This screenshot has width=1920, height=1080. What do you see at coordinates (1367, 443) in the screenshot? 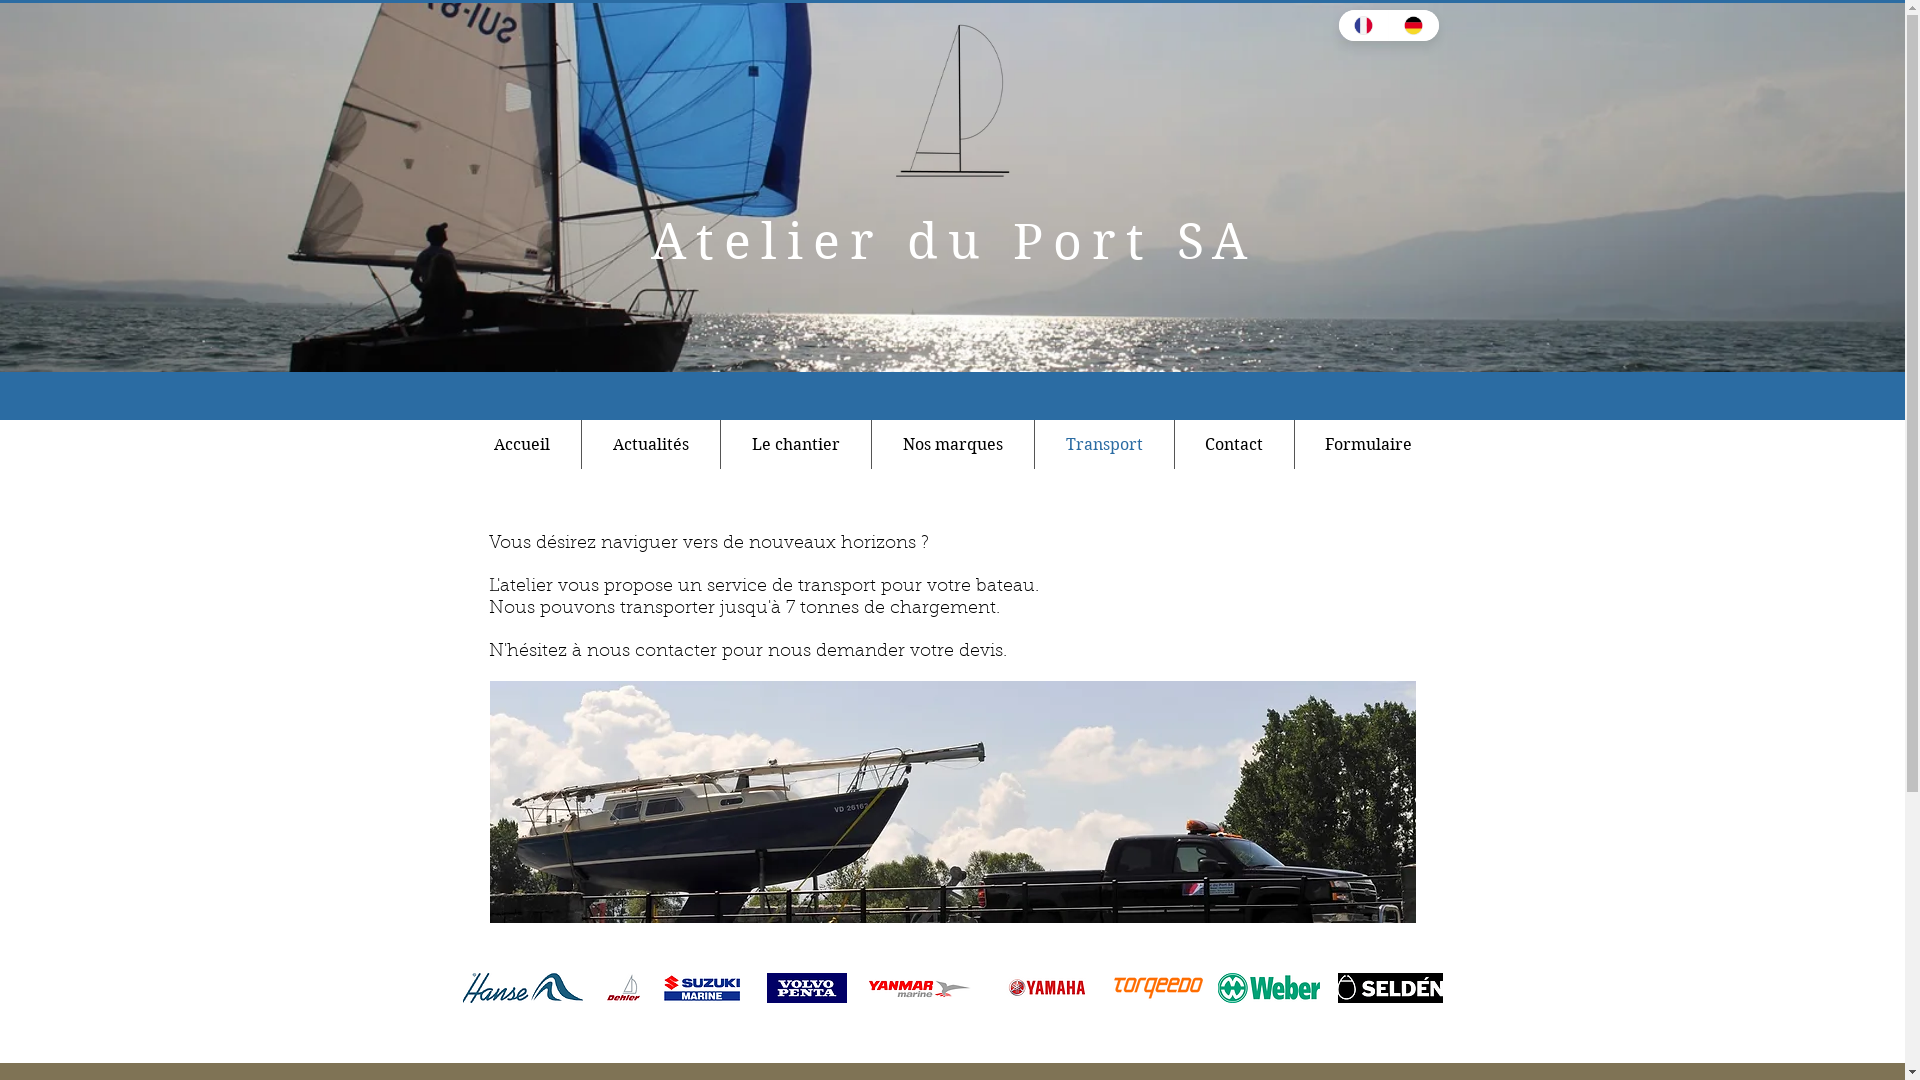
I see `'Formulaire'` at bounding box center [1367, 443].